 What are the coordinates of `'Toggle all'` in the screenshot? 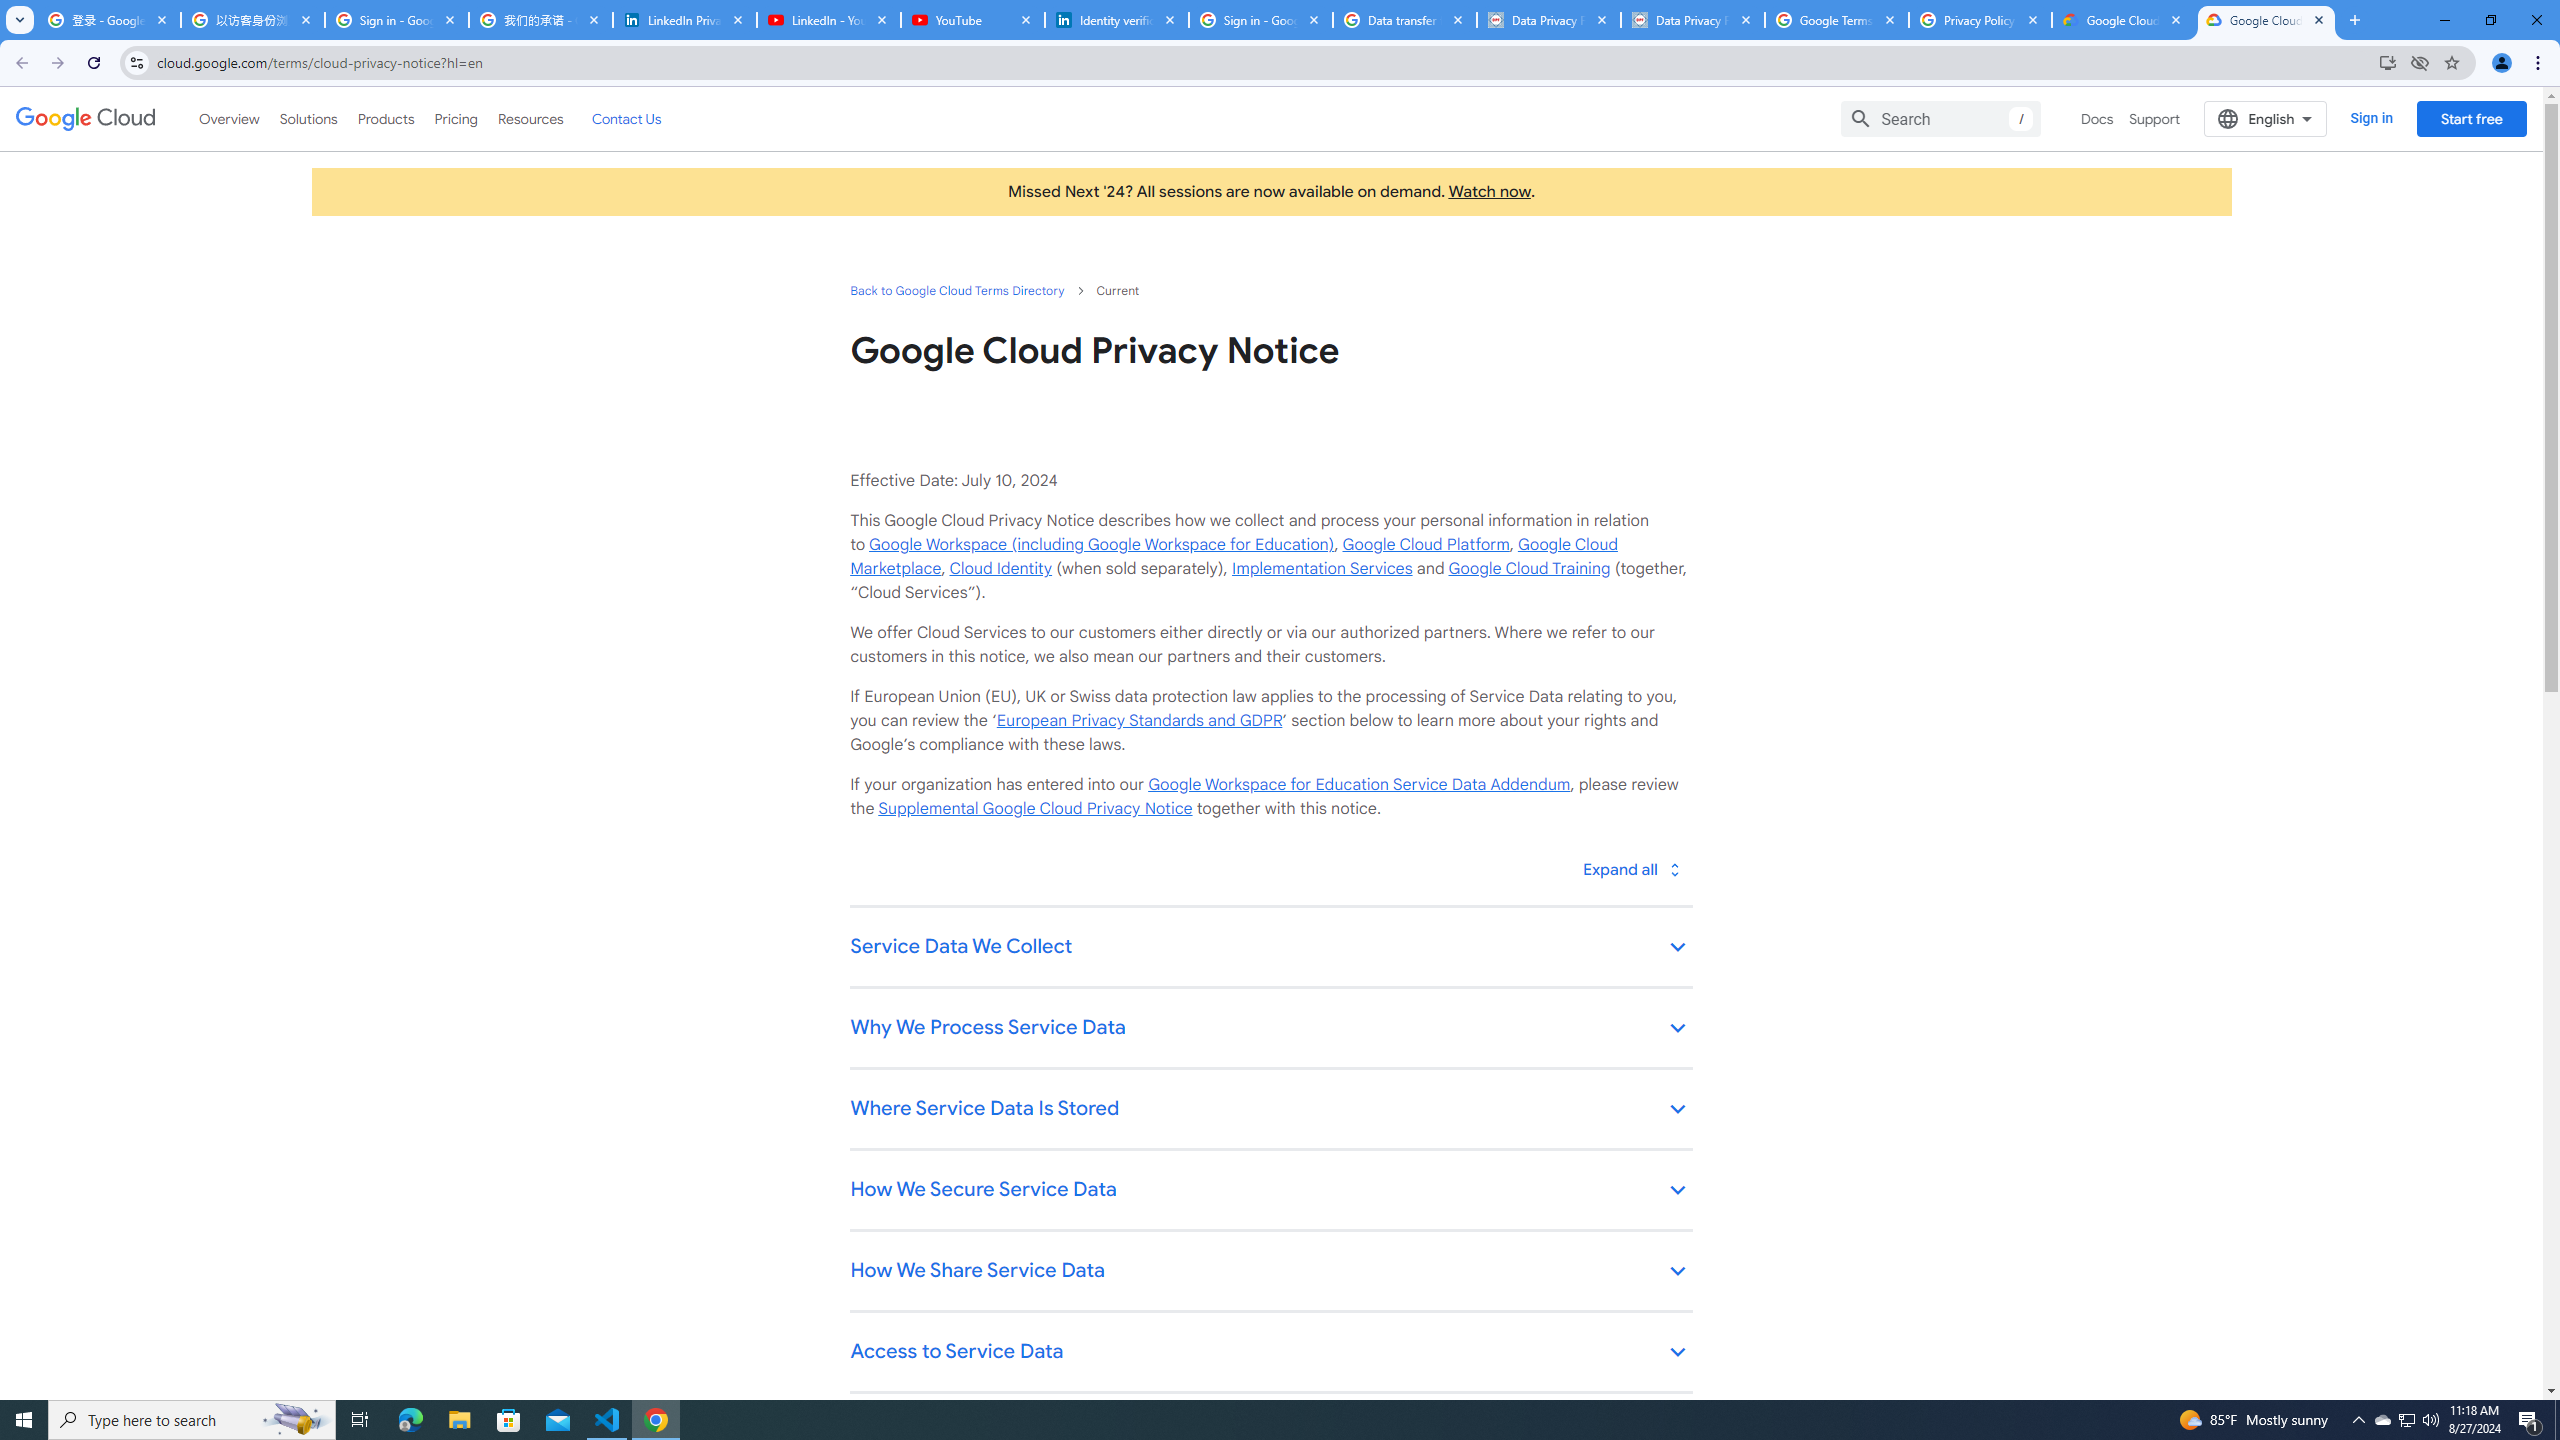 It's located at (1630, 869).